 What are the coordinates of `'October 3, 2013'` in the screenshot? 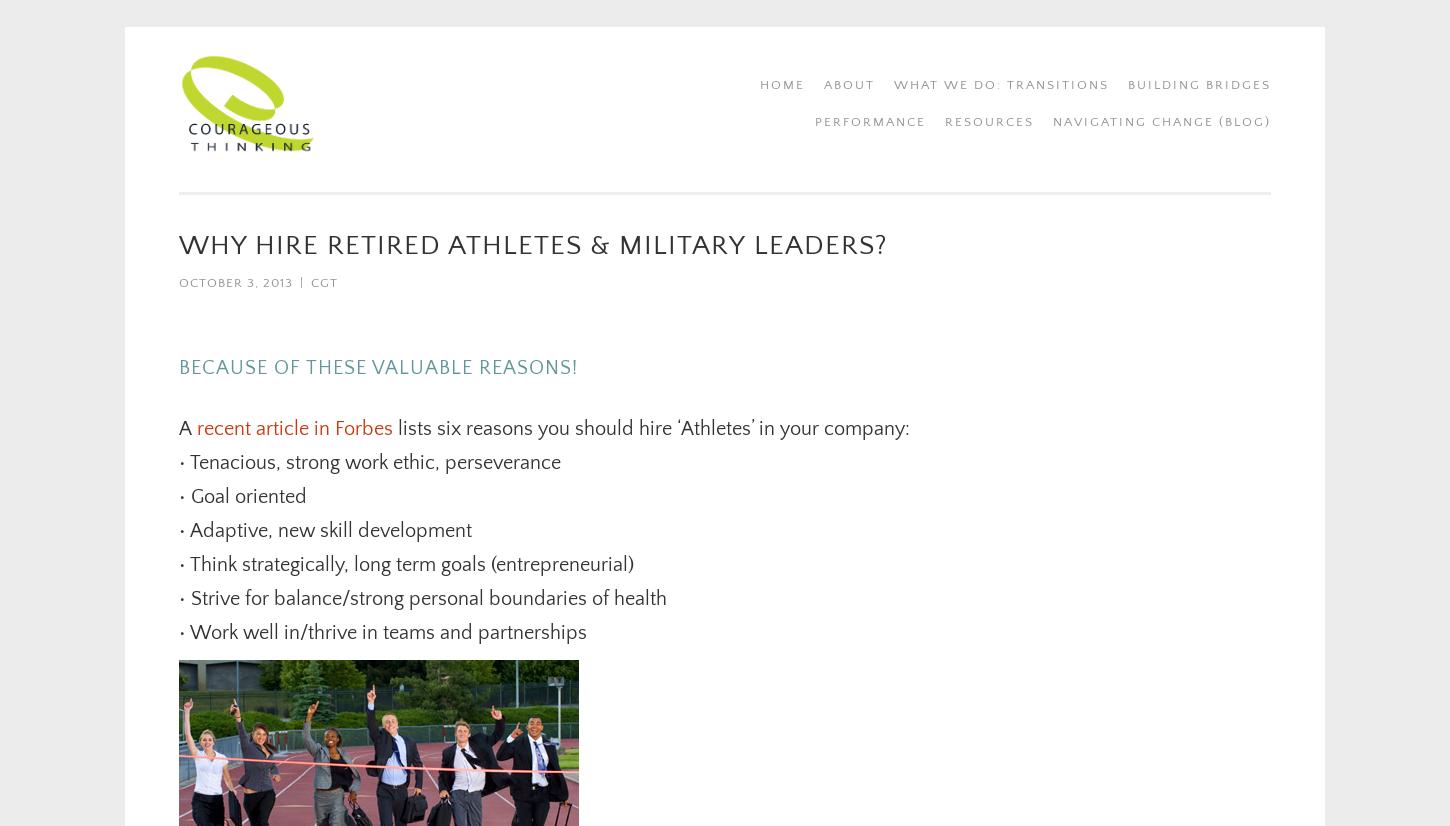 It's located at (235, 281).